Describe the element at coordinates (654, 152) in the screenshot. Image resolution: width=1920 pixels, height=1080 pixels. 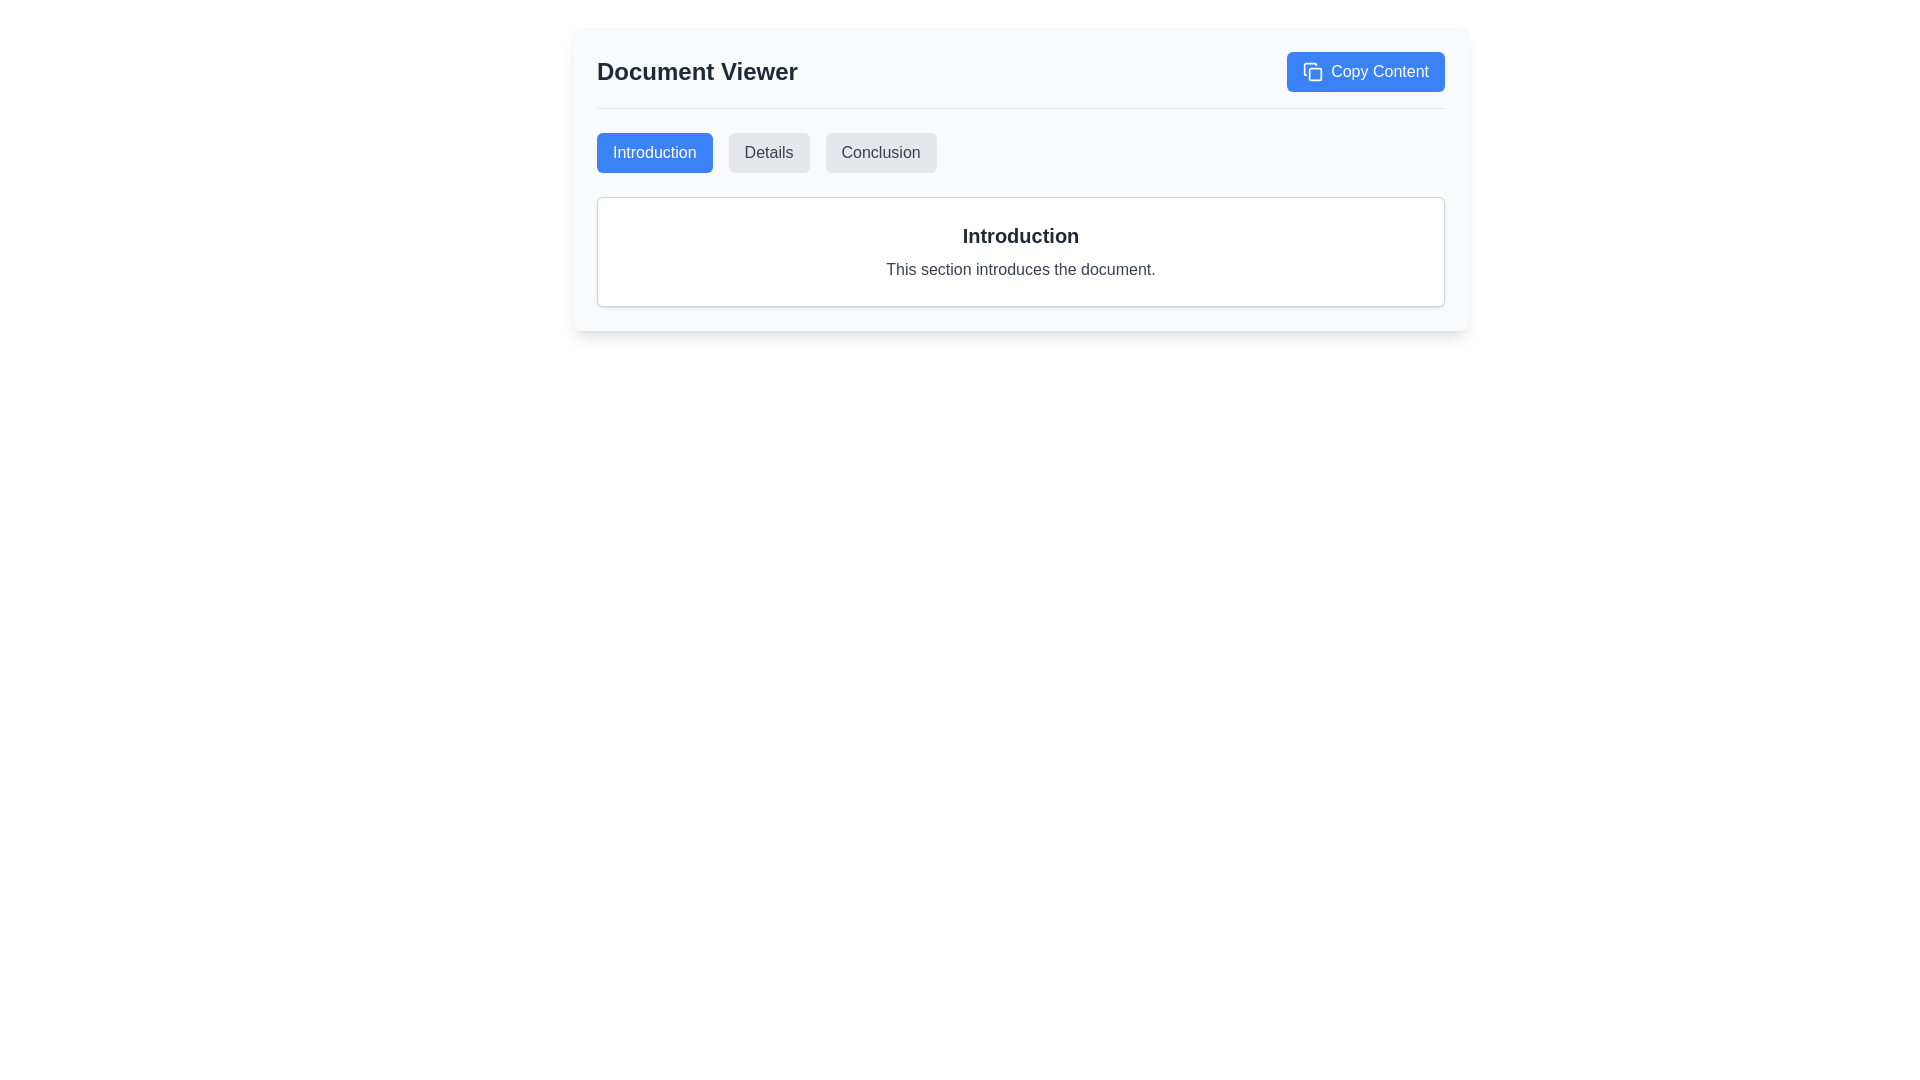
I see `the first button` at that location.